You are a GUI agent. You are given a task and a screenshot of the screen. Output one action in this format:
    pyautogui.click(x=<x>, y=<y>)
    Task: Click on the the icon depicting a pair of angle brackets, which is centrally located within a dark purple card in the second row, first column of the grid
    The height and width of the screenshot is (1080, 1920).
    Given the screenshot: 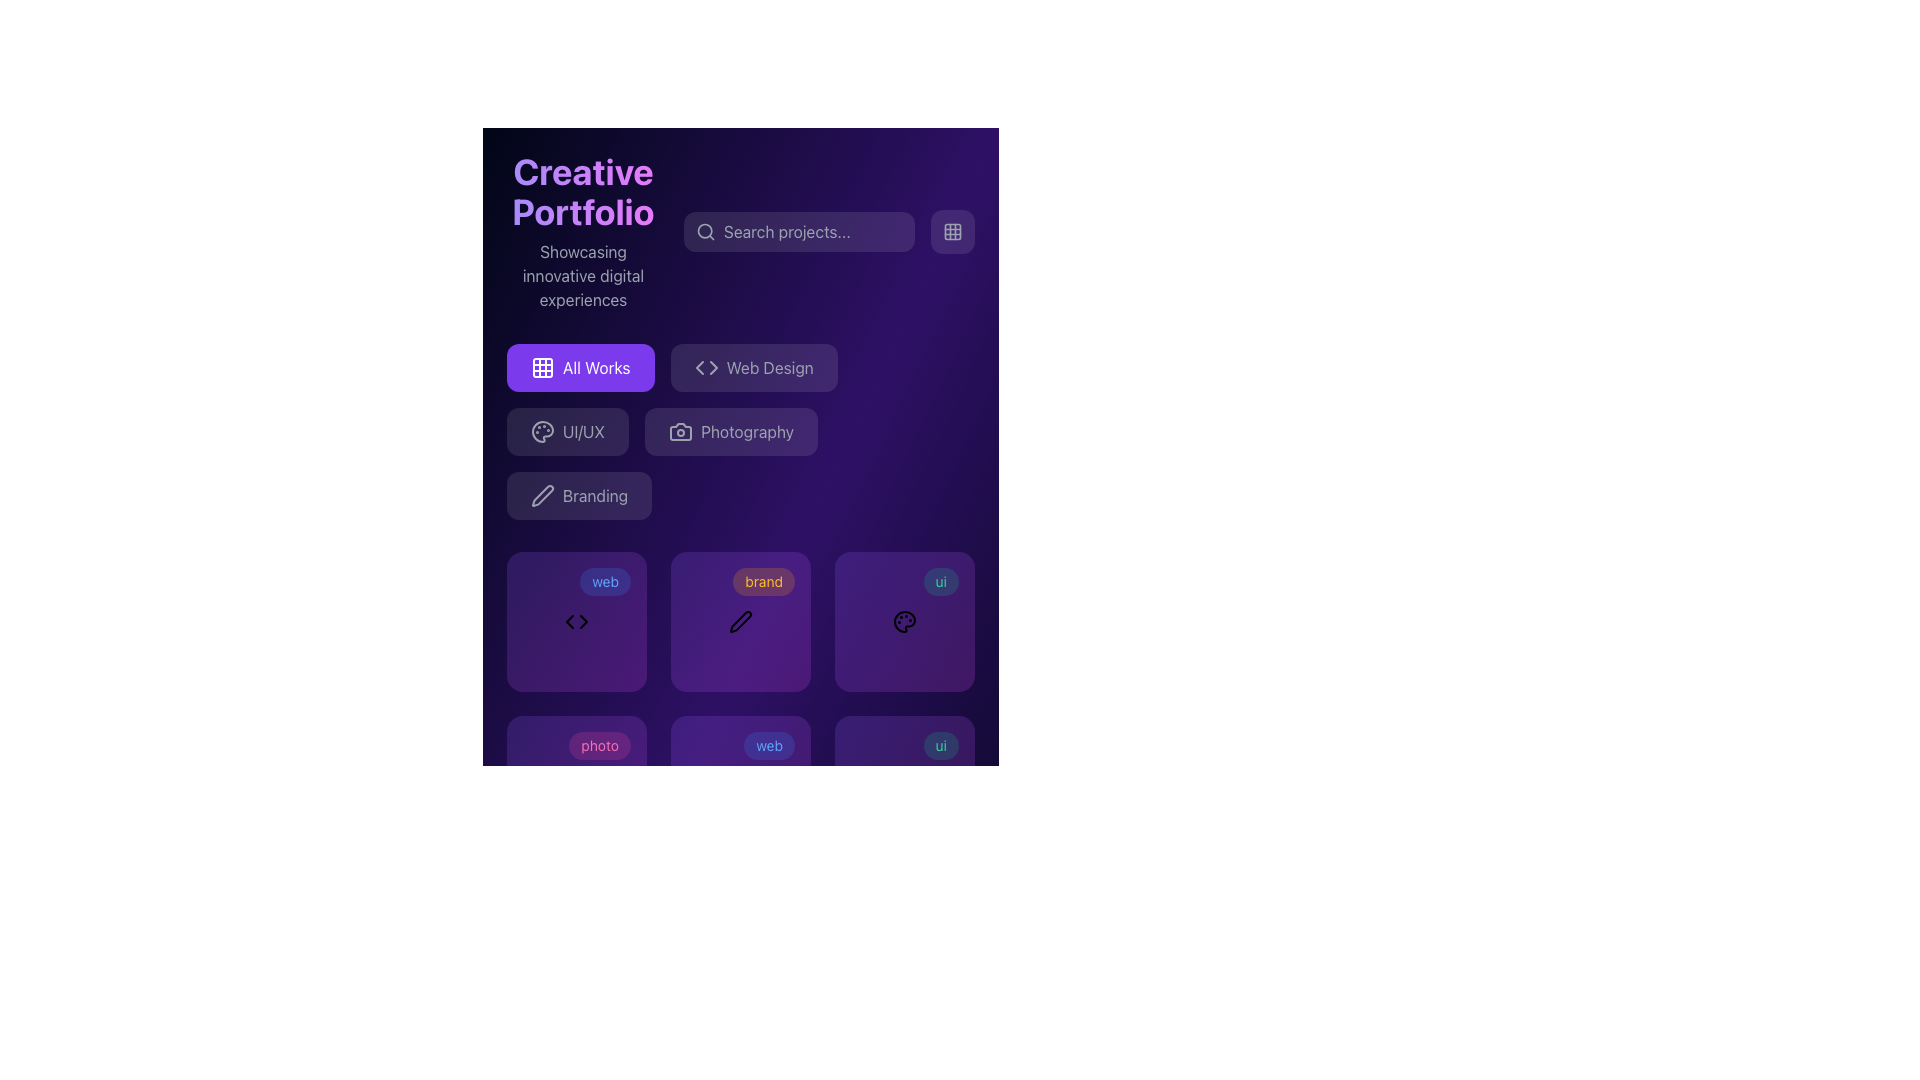 What is the action you would take?
    pyautogui.click(x=575, y=620)
    